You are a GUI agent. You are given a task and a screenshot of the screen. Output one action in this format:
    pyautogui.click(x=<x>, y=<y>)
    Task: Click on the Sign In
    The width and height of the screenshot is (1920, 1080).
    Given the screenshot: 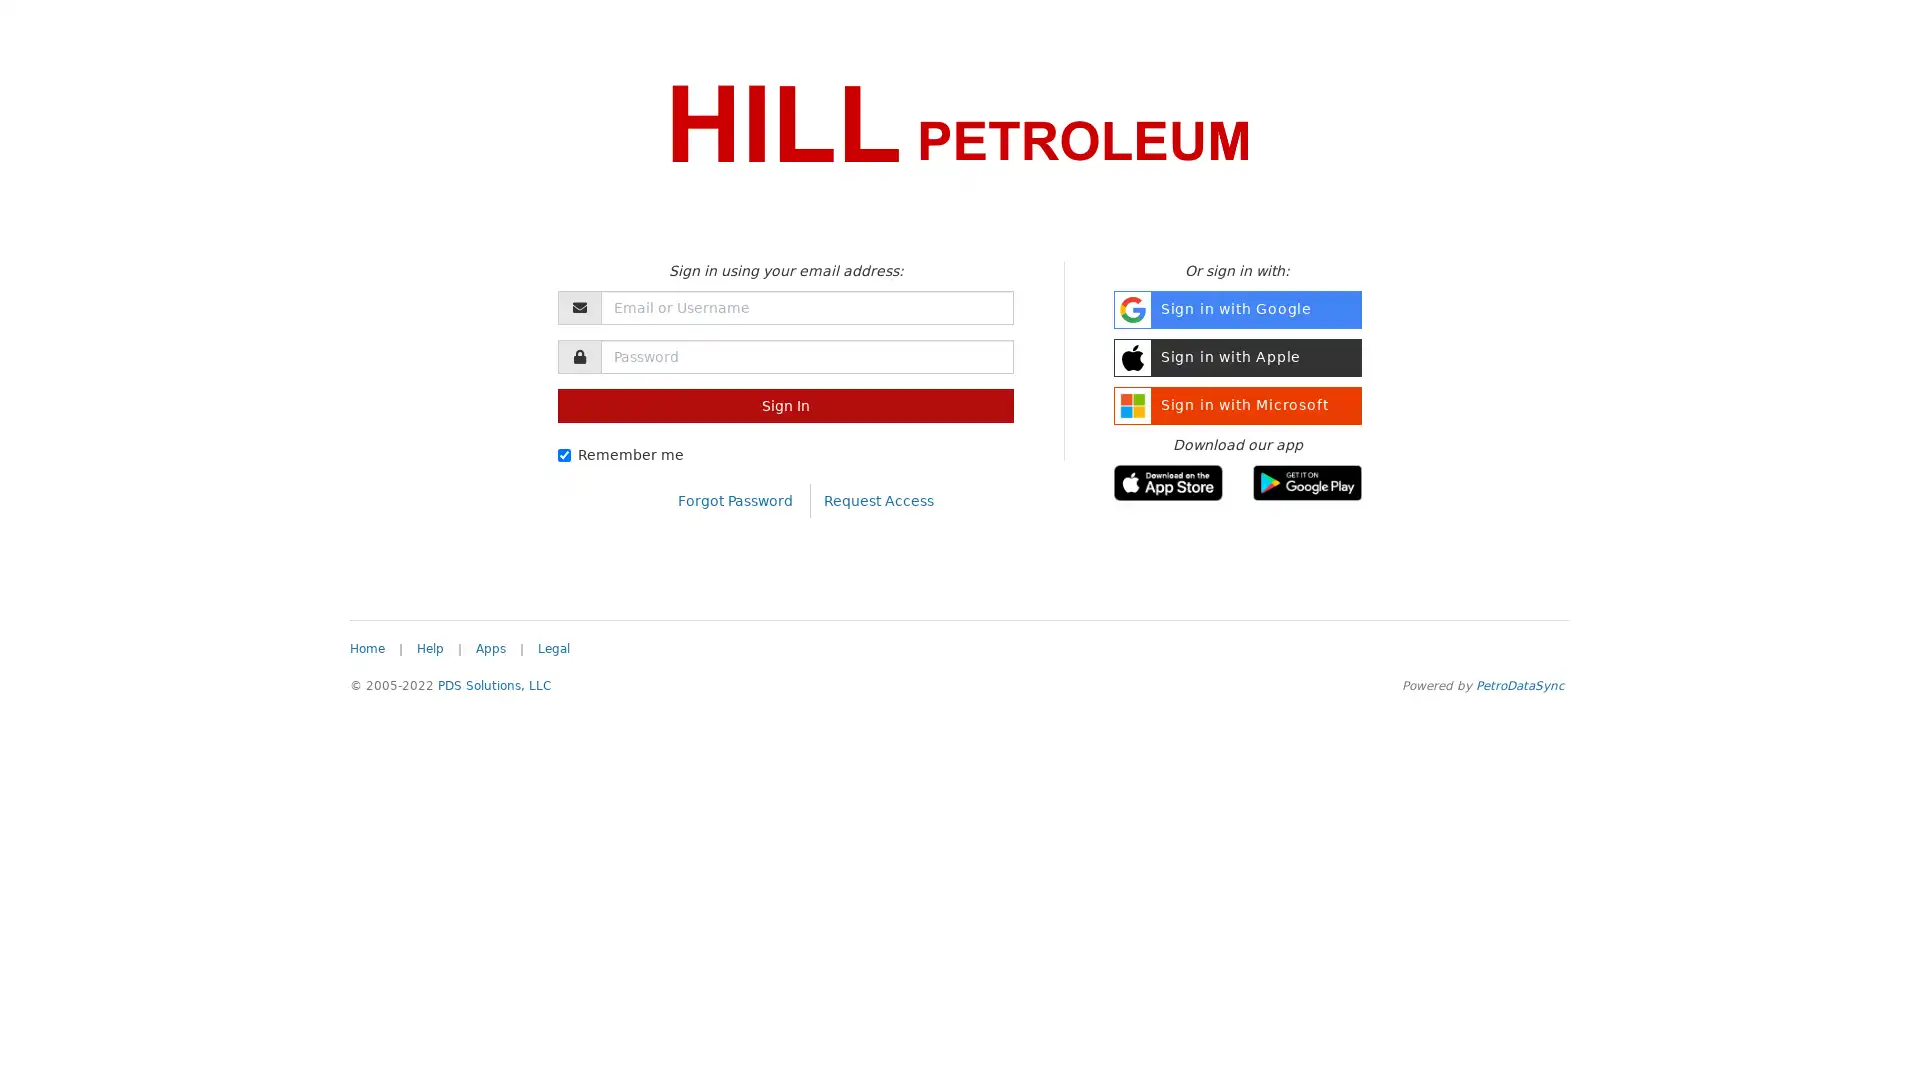 What is the action you would take?
    pyautogui.click(x=785, y=405)
    